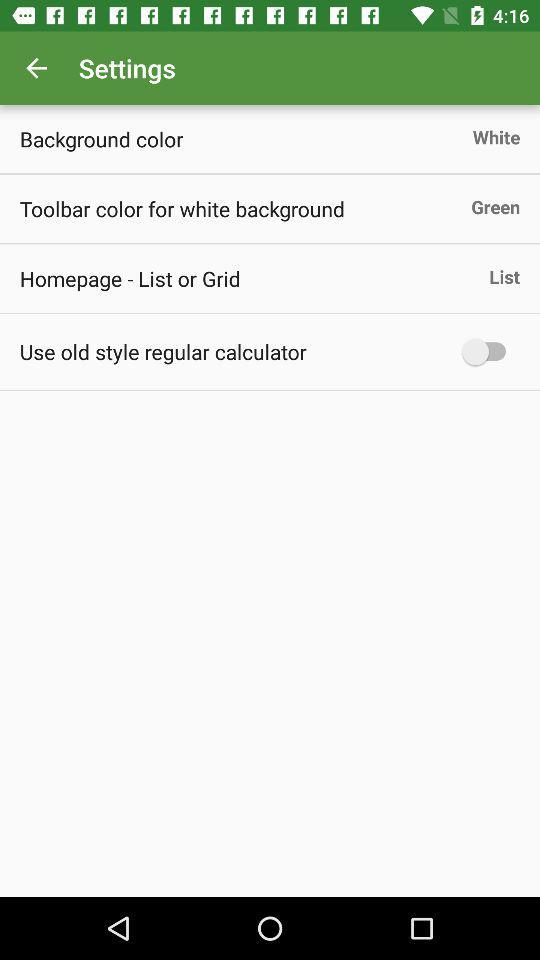 The width and height of the screenshot is (540, 960). What do you see at coordinates (130, 277) in the screenshot?
I see `icon to the left of the list icon` at bounding box center [130, 277].